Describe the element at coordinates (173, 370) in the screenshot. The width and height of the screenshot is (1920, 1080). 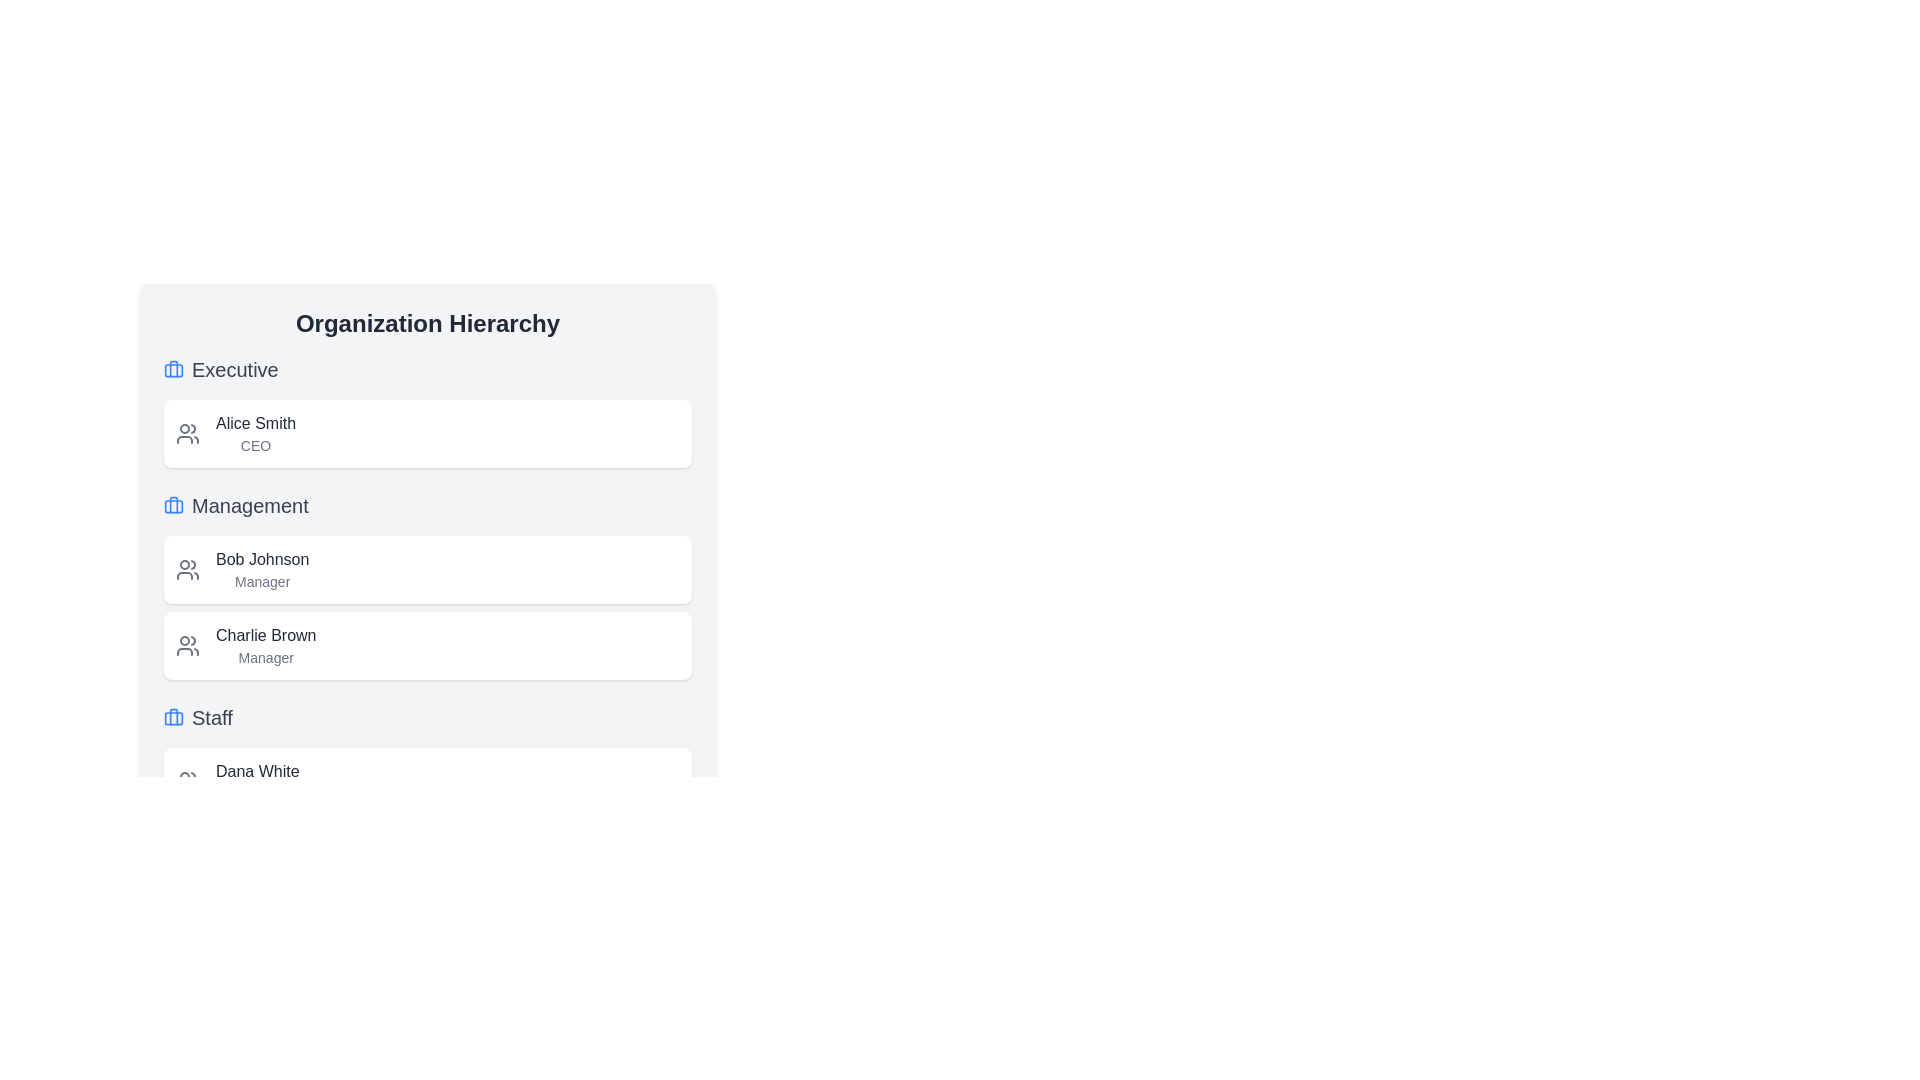
I see `structure of the rectangular SVG component that forms the body of the suitcase icon located near the 'Executive' header in the 'Organization Hierarchy' component` at that location.